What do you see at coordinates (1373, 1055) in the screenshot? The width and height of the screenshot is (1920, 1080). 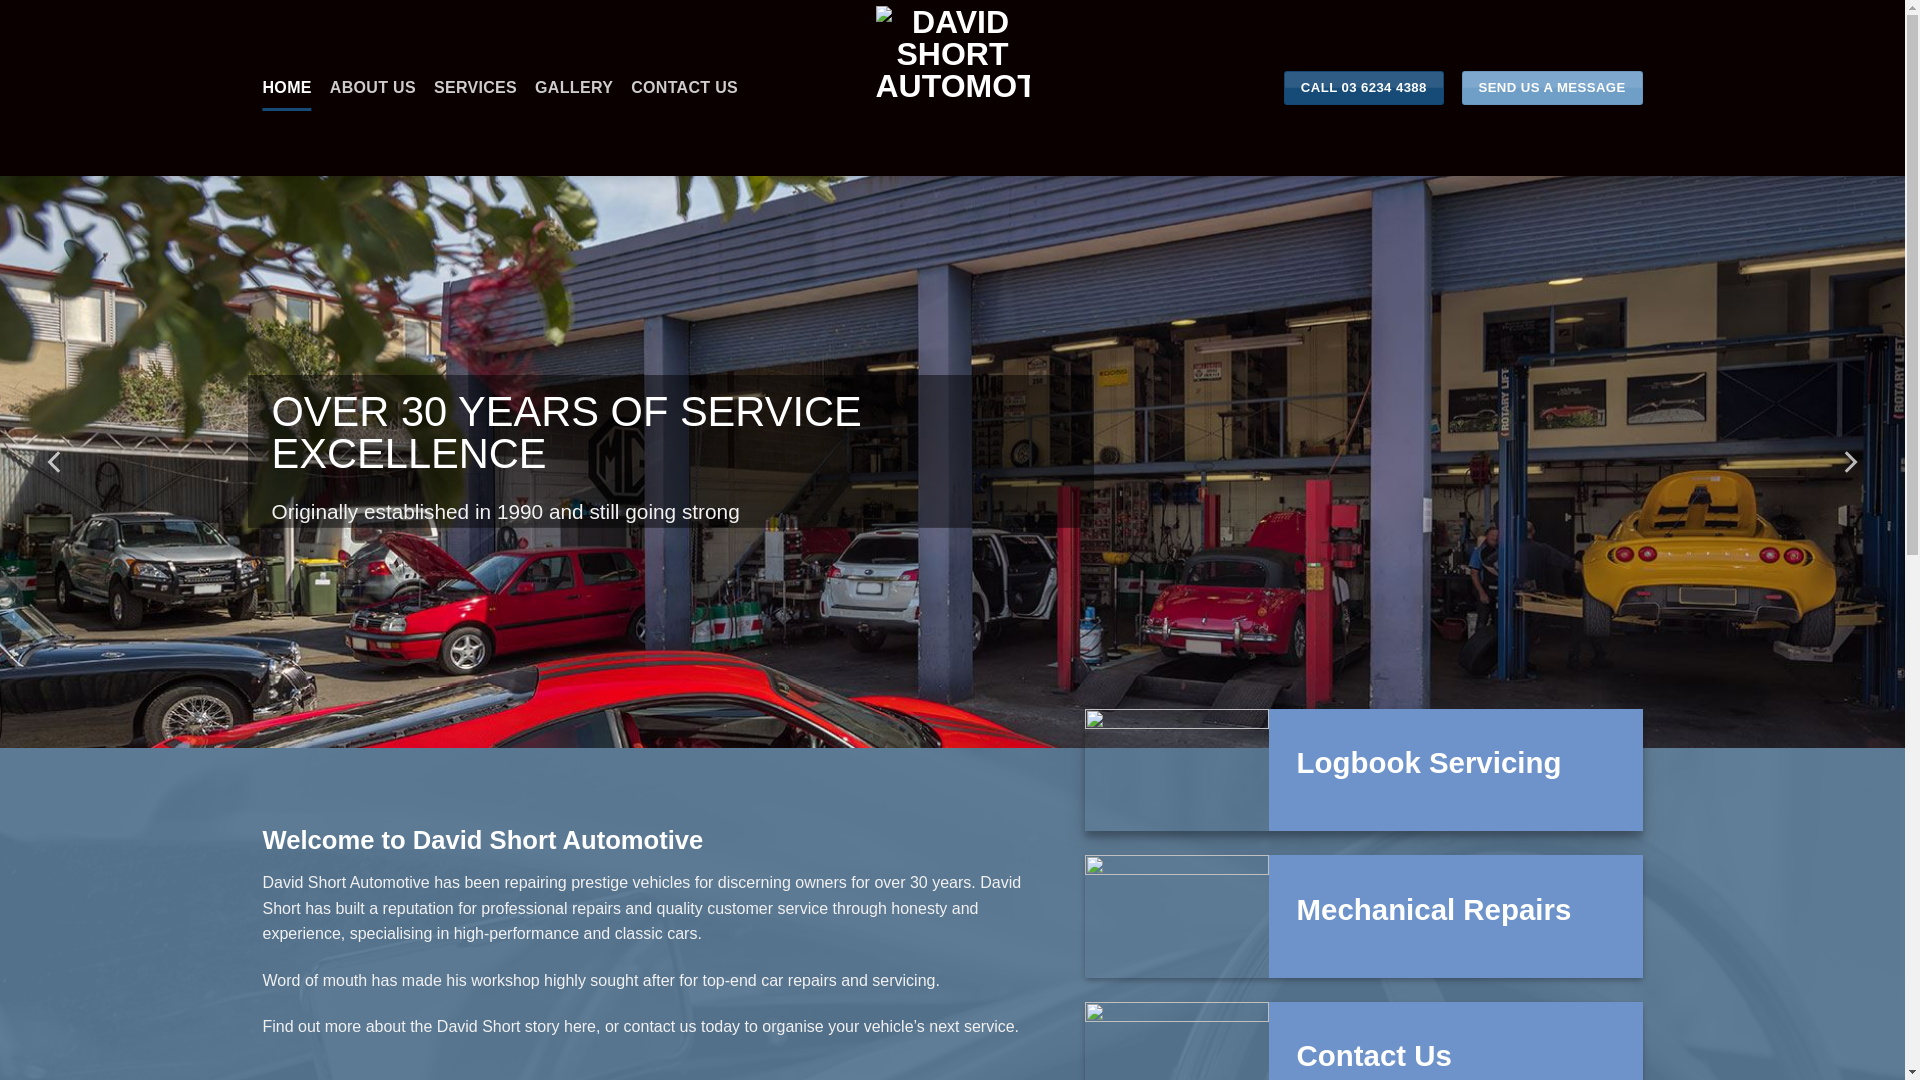 I see `'Contact Us'` at bounding box center [1373, 1055].